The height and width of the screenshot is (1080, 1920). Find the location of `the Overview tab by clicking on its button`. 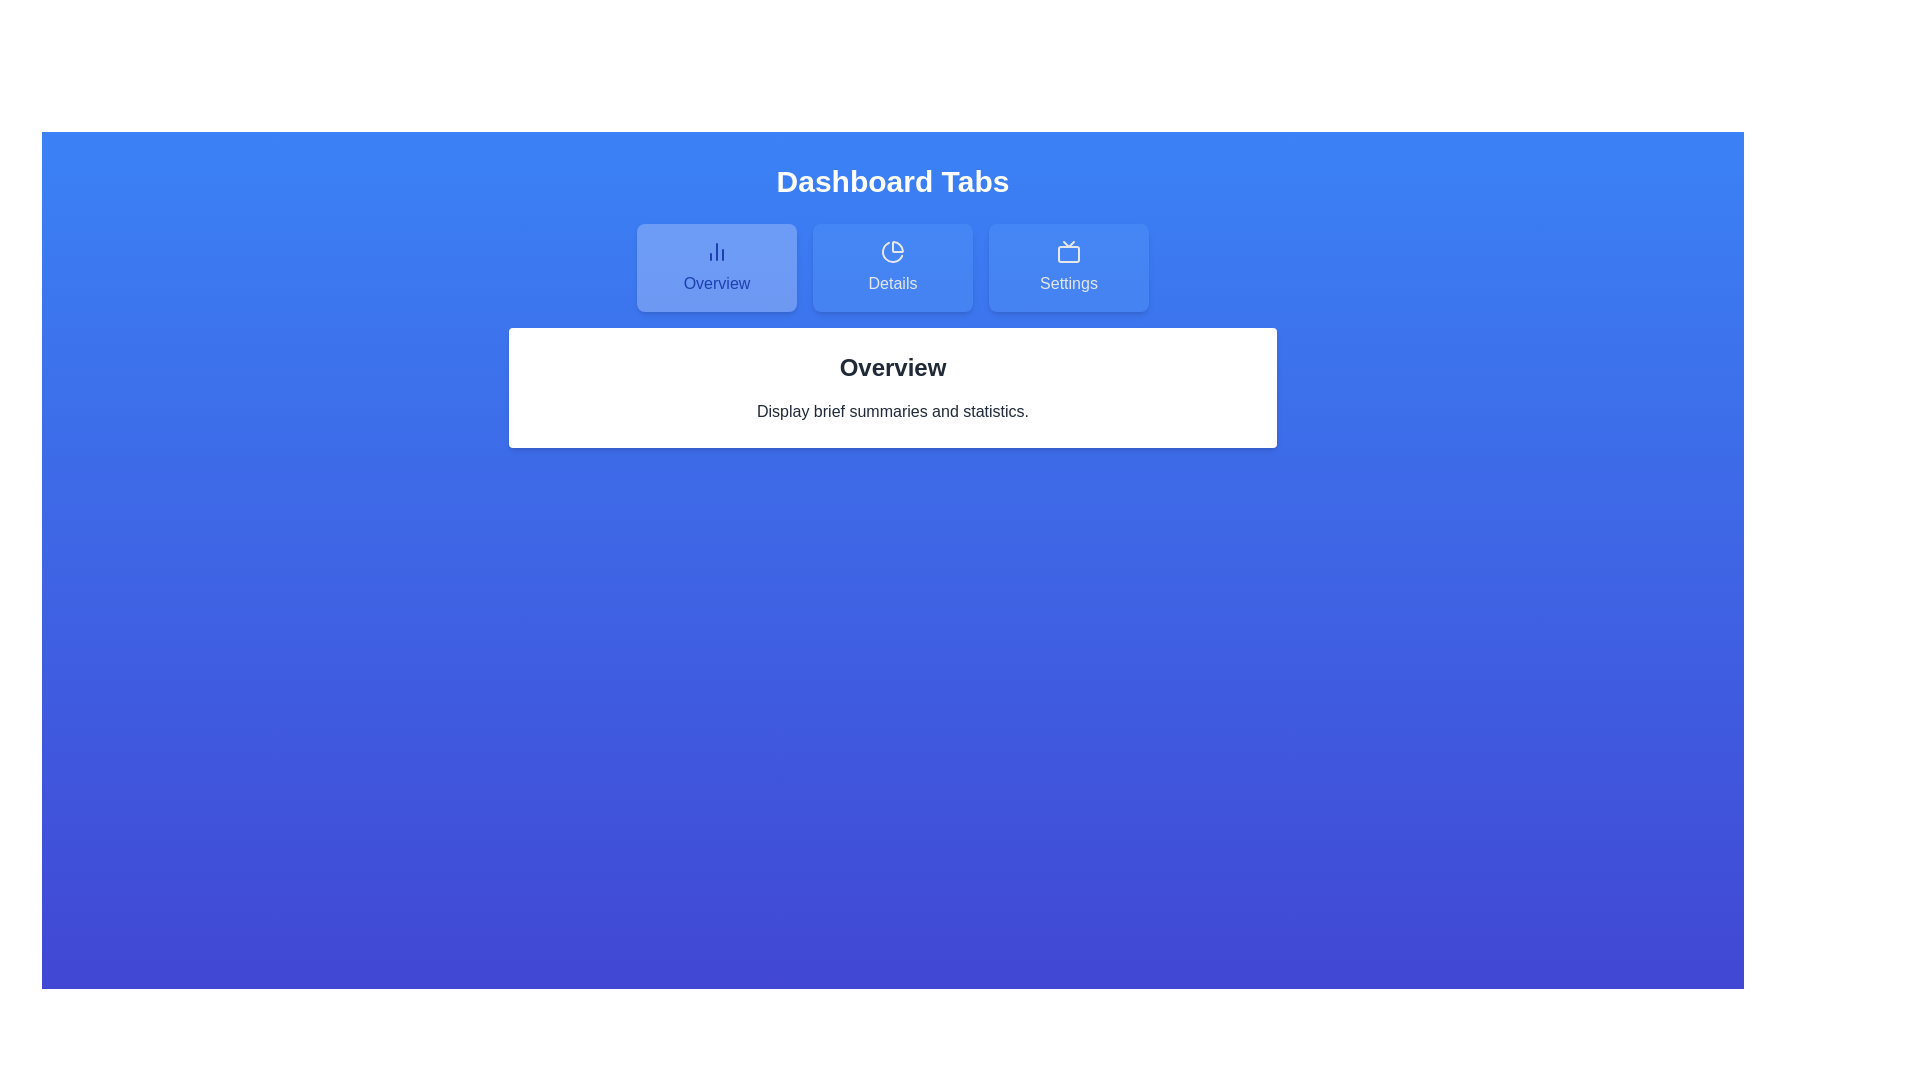

the Overview tab by clicking on its button is located at coordinates (716, 266).